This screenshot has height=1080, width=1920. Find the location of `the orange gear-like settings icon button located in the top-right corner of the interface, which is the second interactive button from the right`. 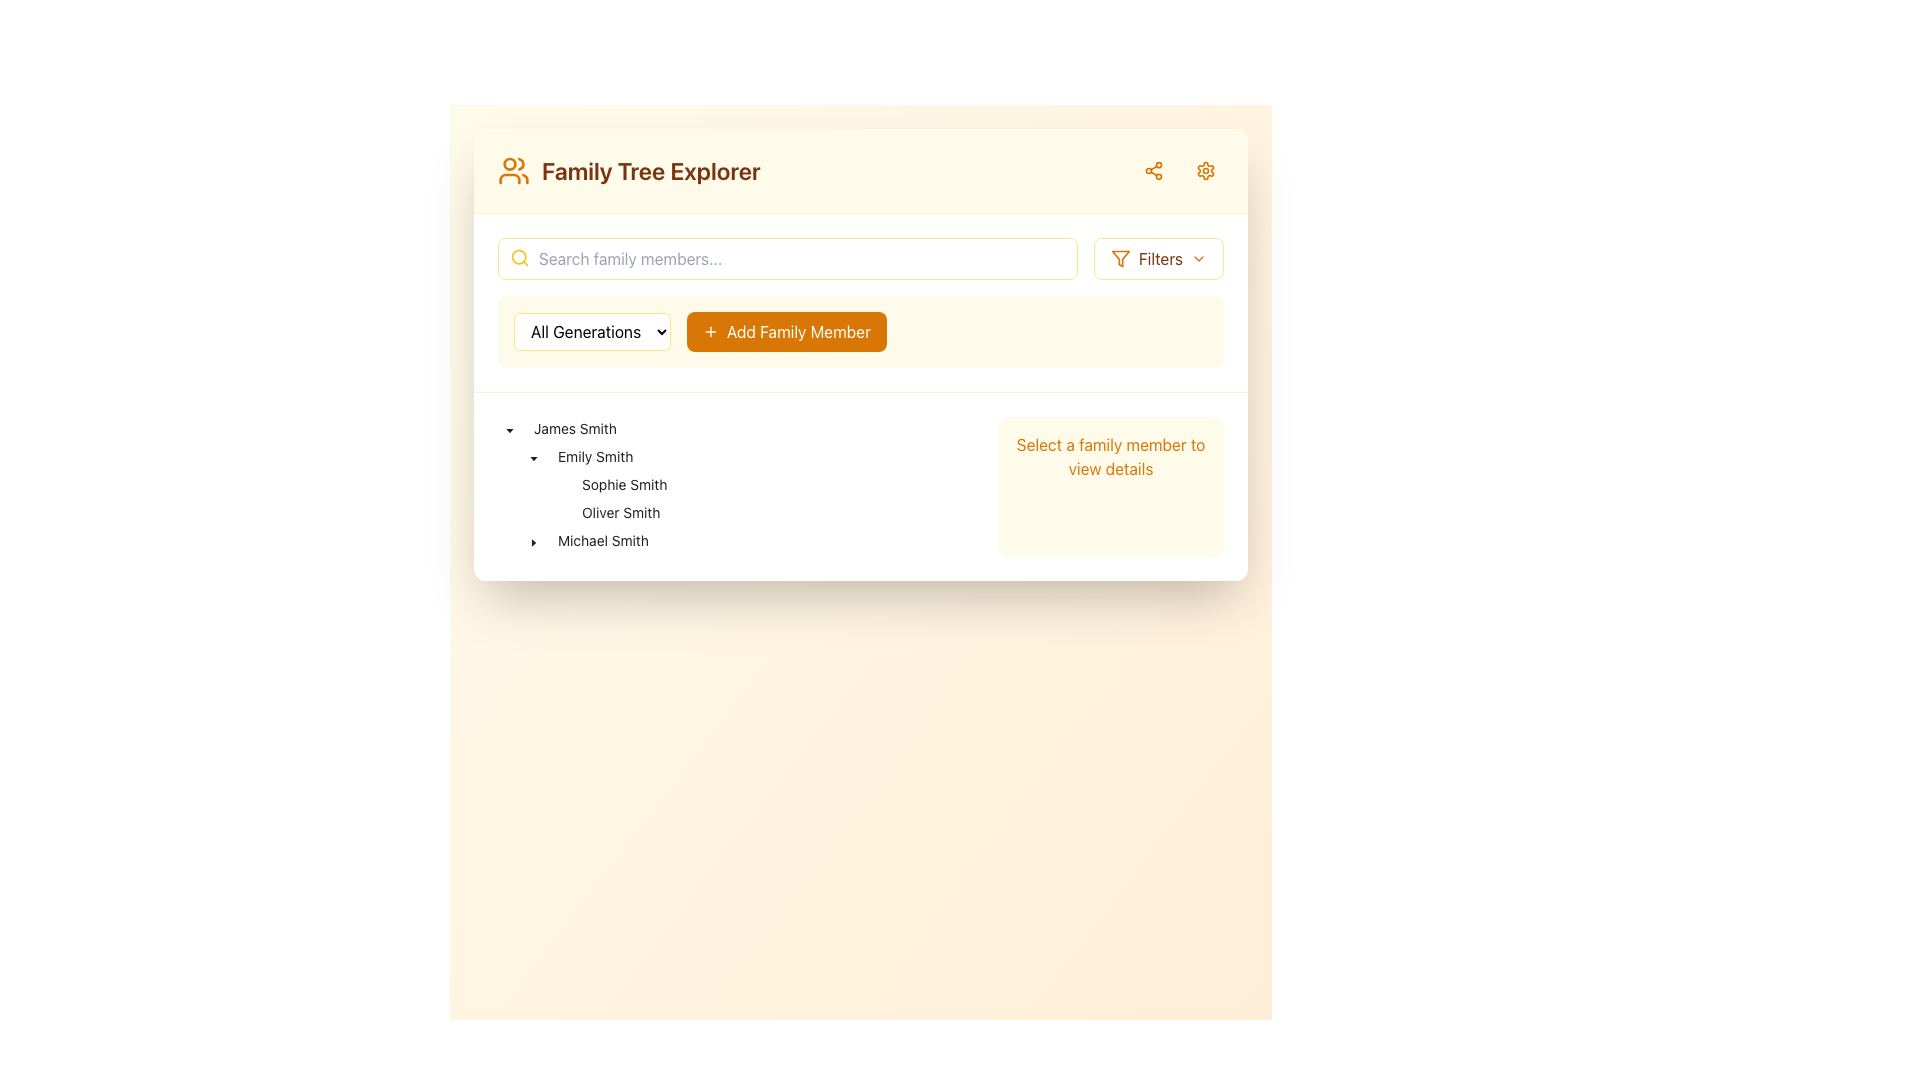

the orange gear-like settings icon button located in the top-right corner of the interface, which is the second interactive button from the right is located at coordinates (1204, 169).